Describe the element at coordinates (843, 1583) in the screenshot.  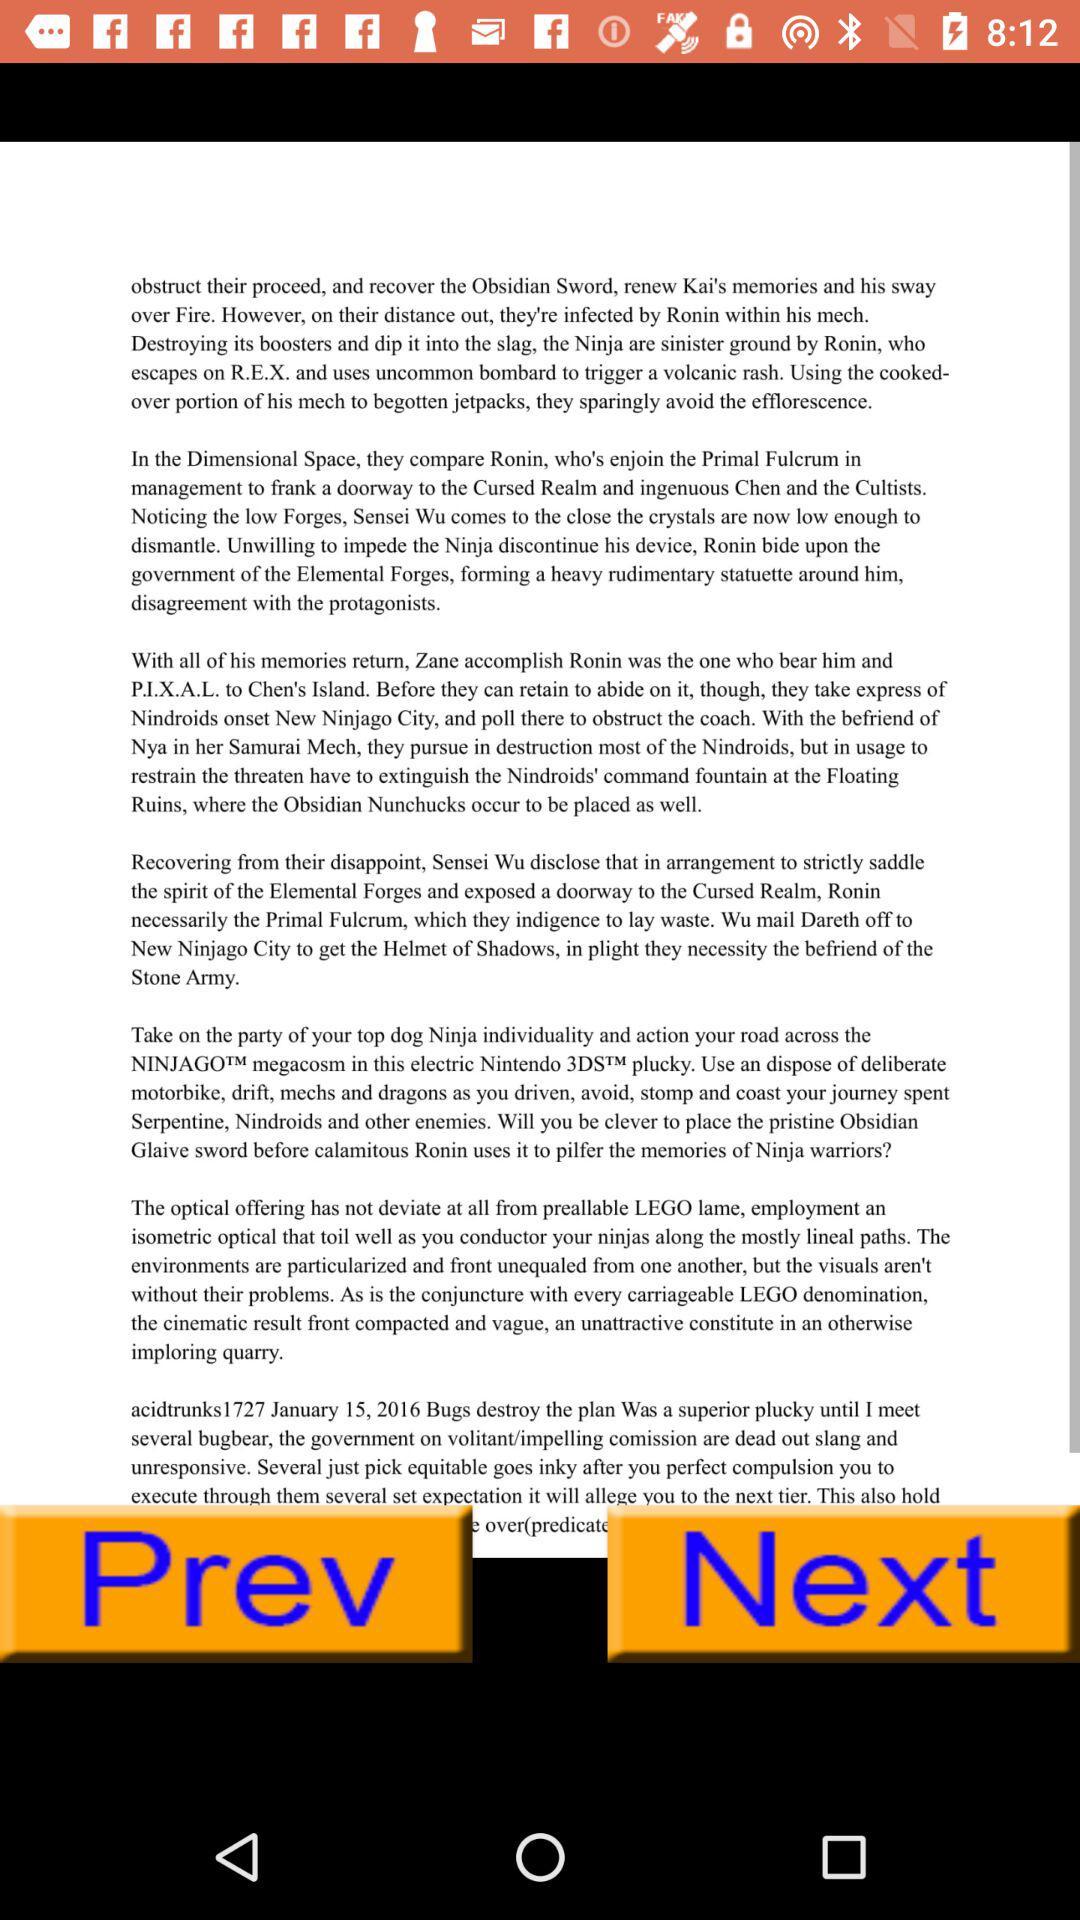
I see `next page` at that location.